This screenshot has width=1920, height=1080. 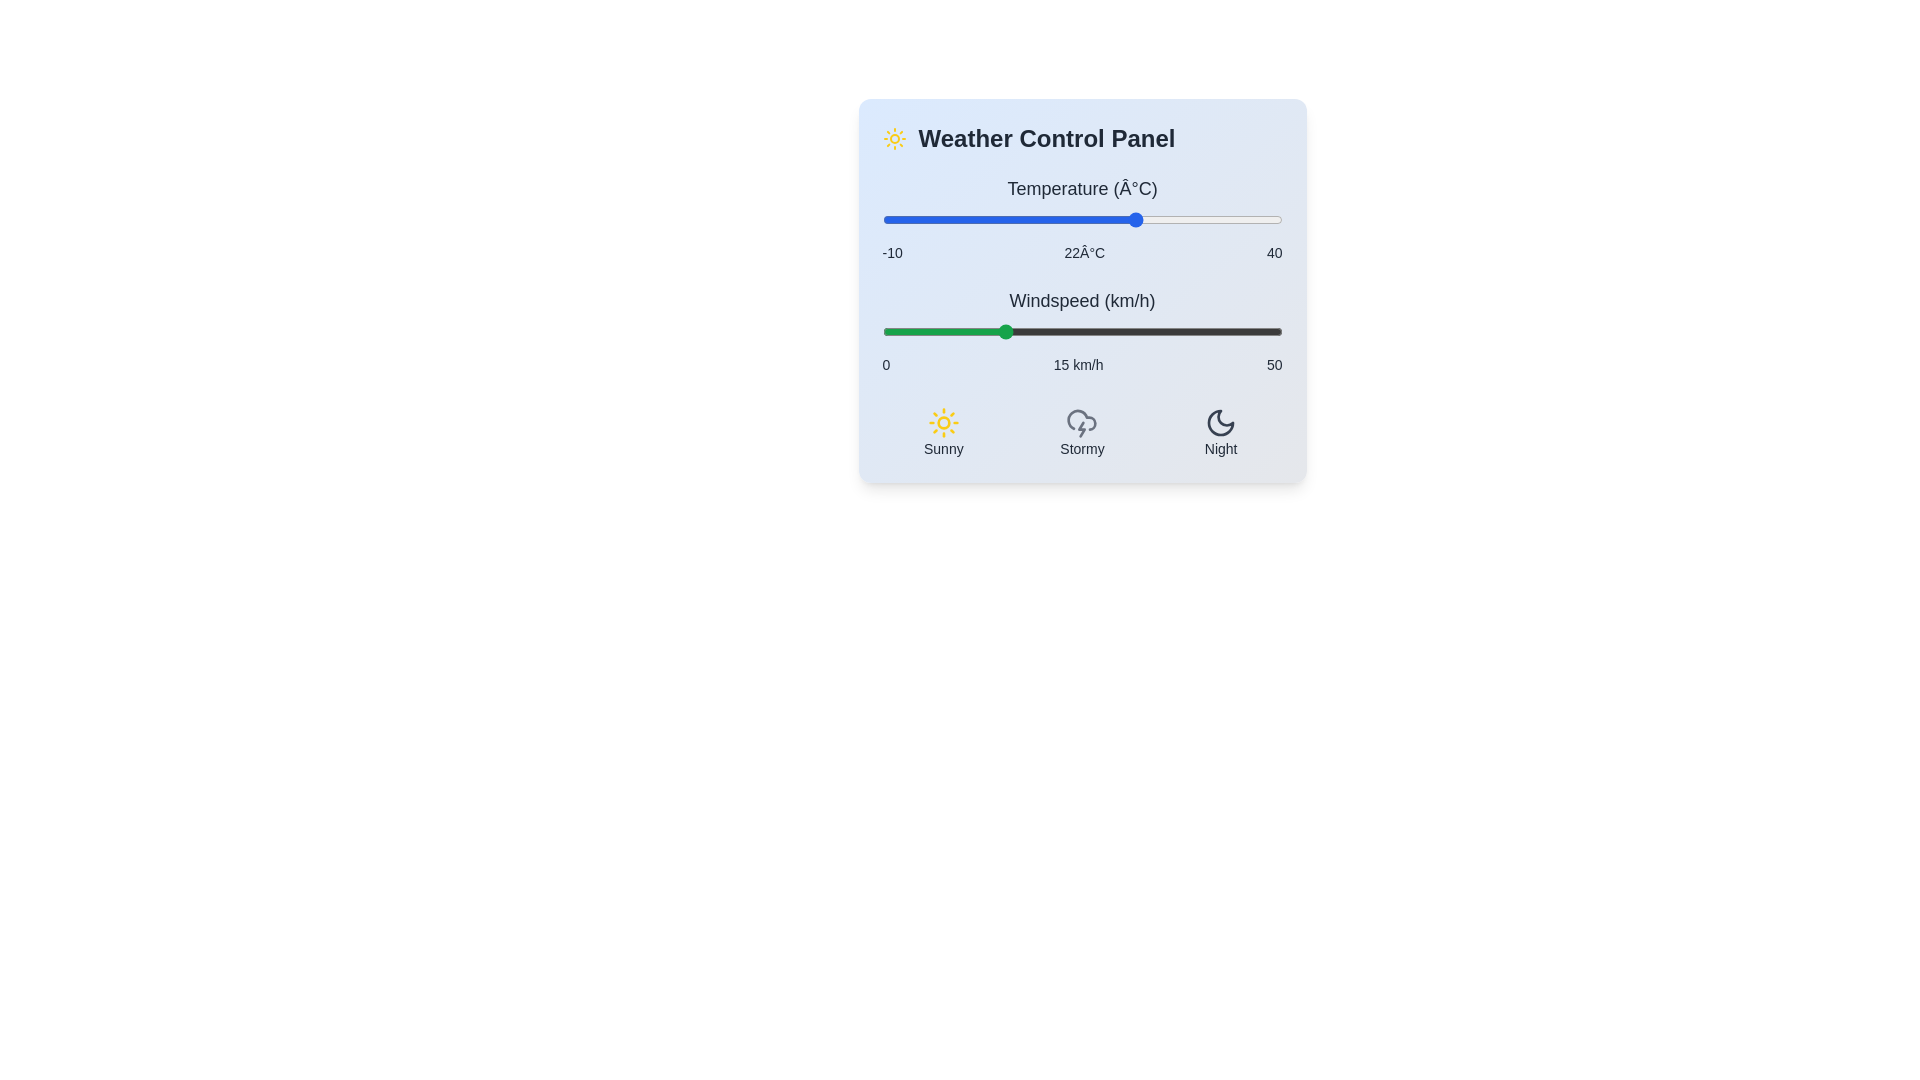 I want to click on the temperature, so click(x=970, y=219).